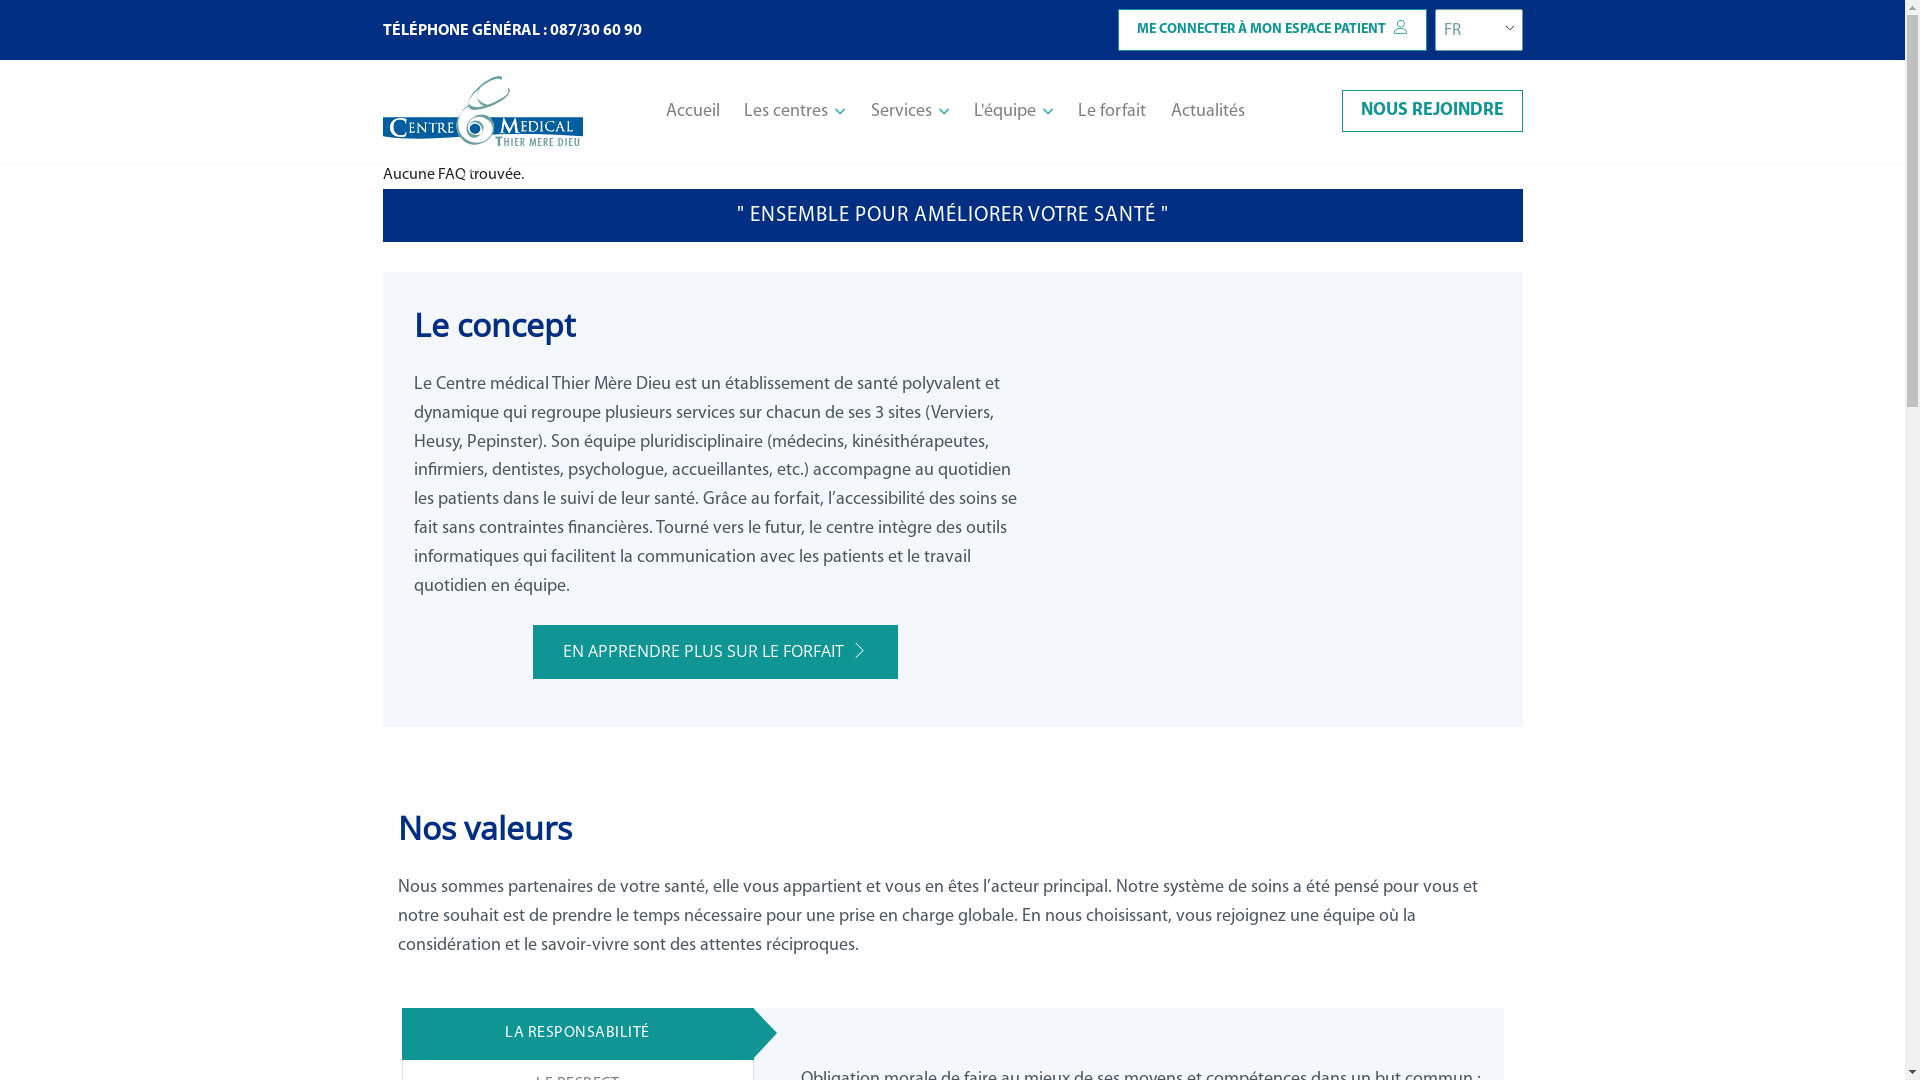 The image size is (1920, 1080). I want to click on 'Les centres', so click(794, 111).